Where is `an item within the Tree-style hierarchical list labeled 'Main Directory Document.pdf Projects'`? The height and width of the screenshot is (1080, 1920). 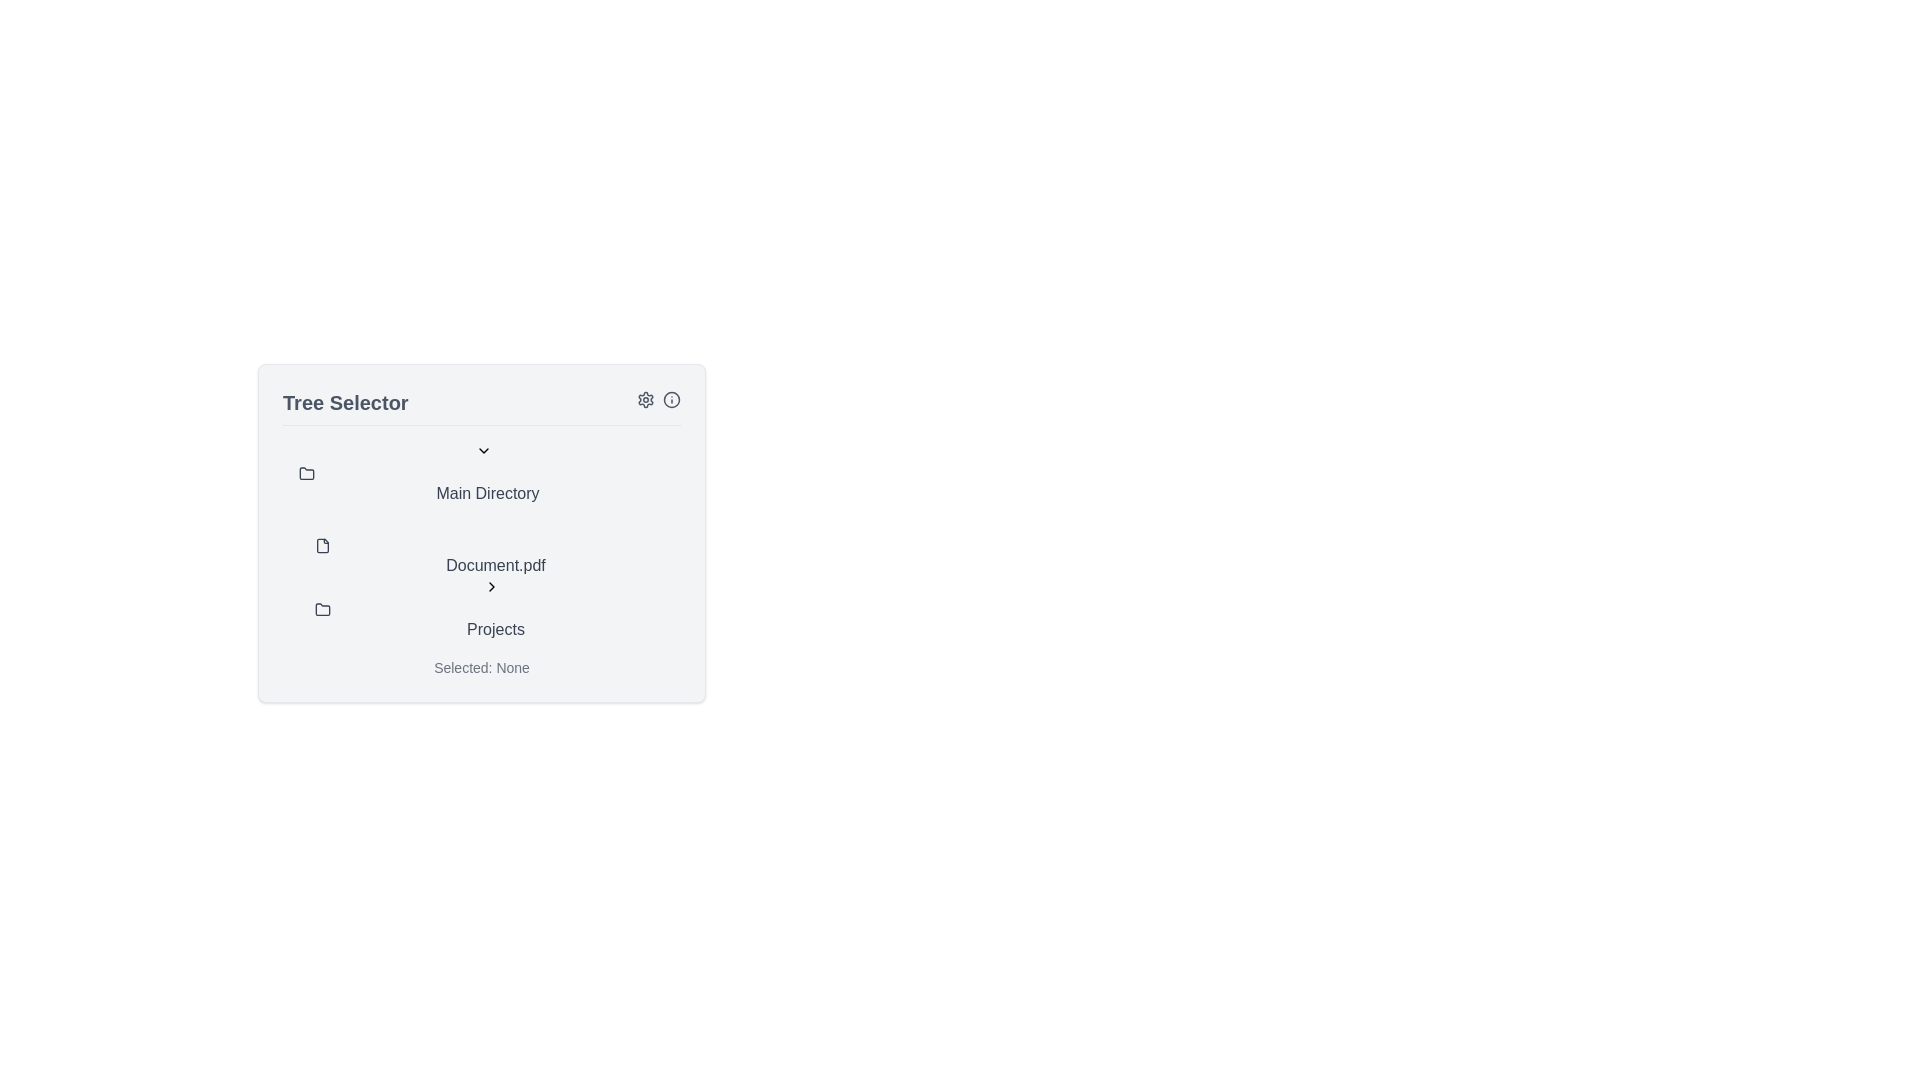 an item within the Tree-style hierarchical list labeled 'Main Directory Document.pdf Projects' is located at coordinates (481, 542).